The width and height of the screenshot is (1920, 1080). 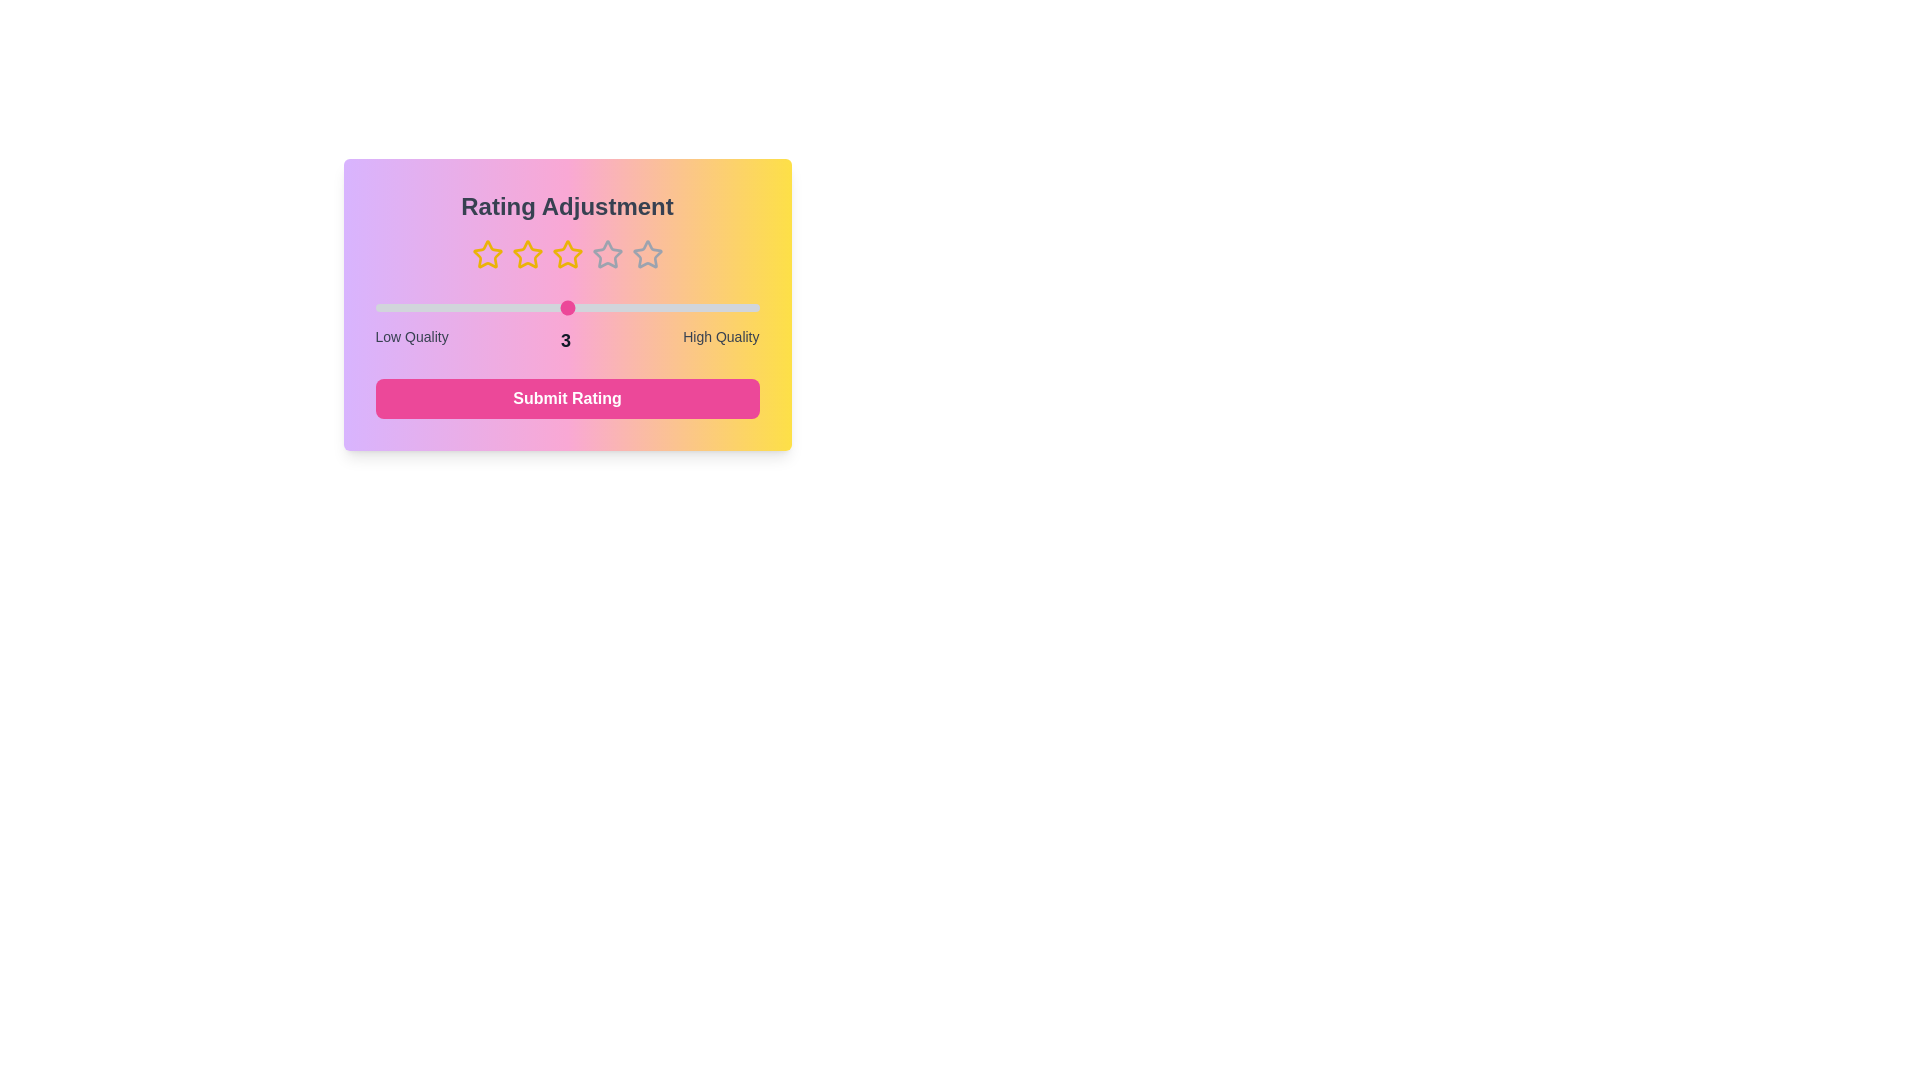 What do you see at coordinates (566, 308) in the screenshot?
I see `the slider to set the rating to 3` at bounding box center [566, 308].